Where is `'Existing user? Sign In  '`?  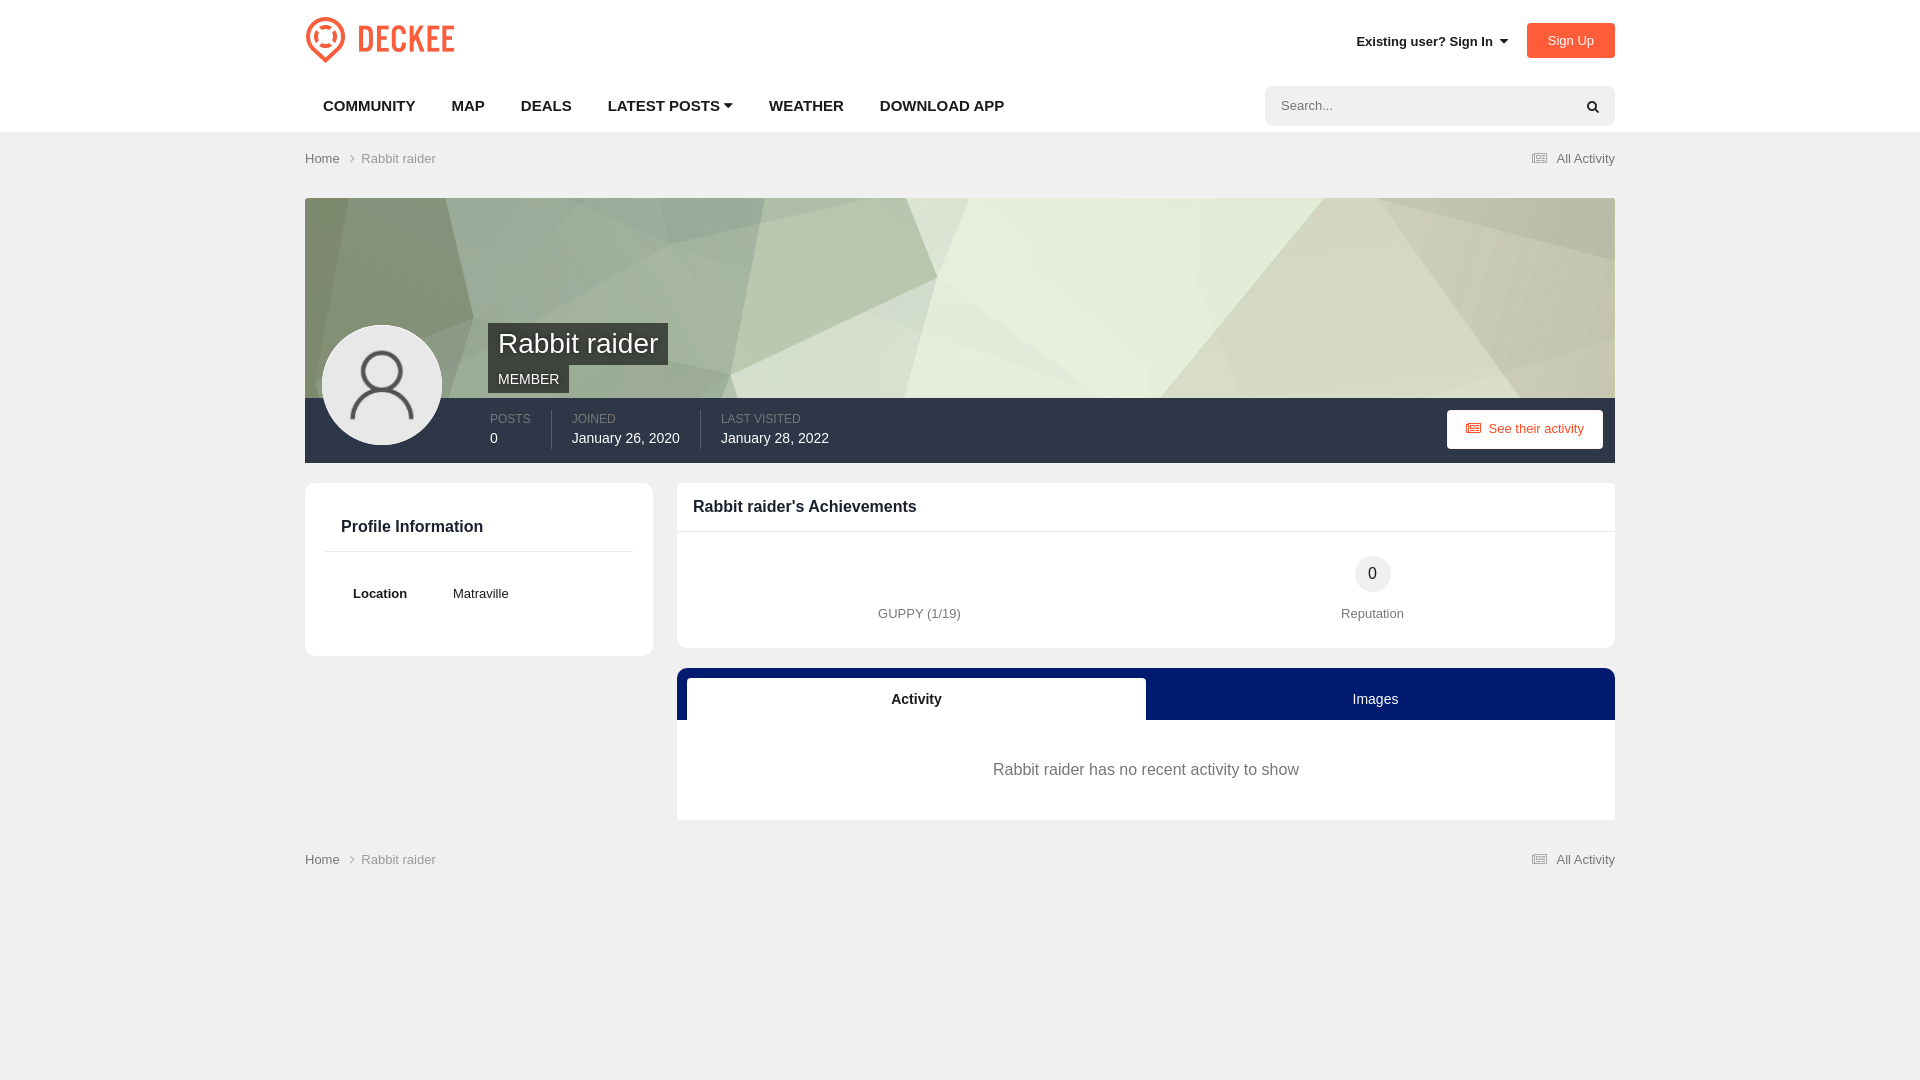 'Existing user? Sign In  ' is located at coordinates (1356, 41).